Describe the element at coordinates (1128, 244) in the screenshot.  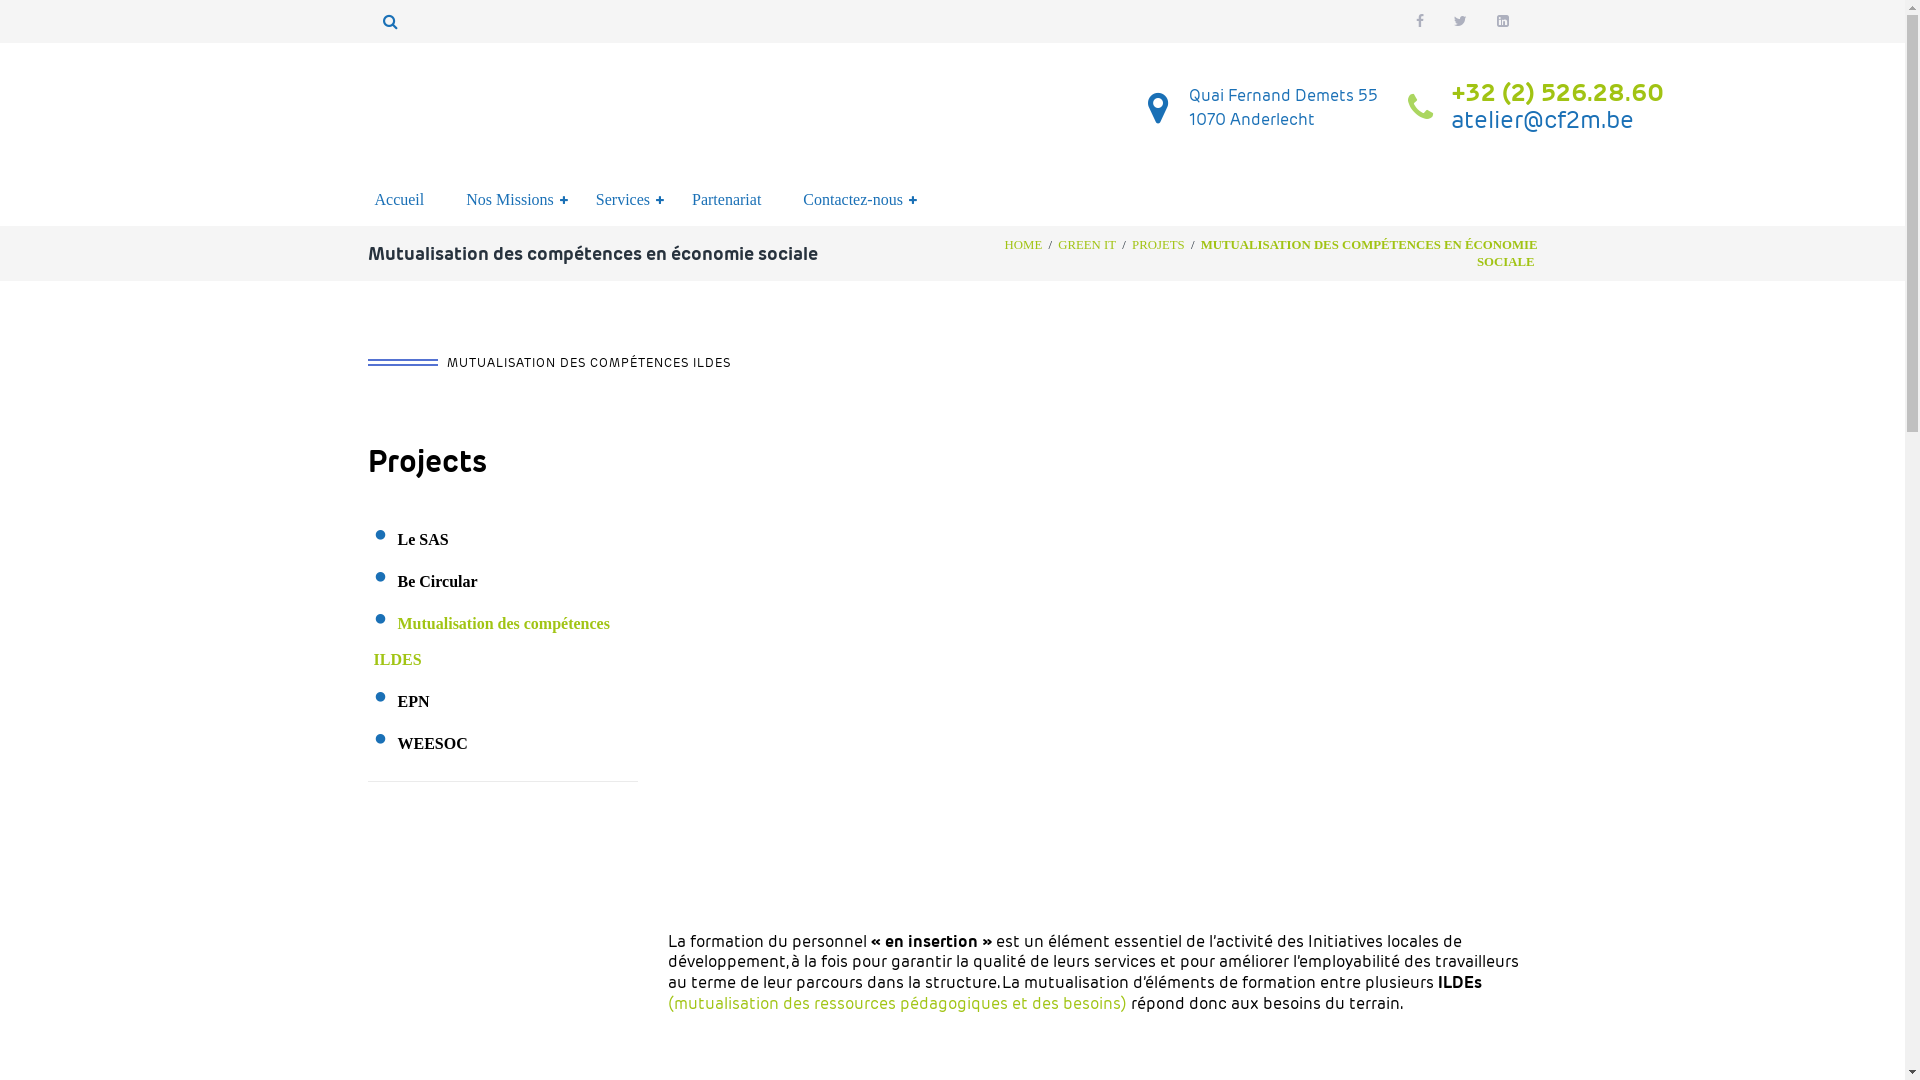
I see `'PROJETS'` at that location.